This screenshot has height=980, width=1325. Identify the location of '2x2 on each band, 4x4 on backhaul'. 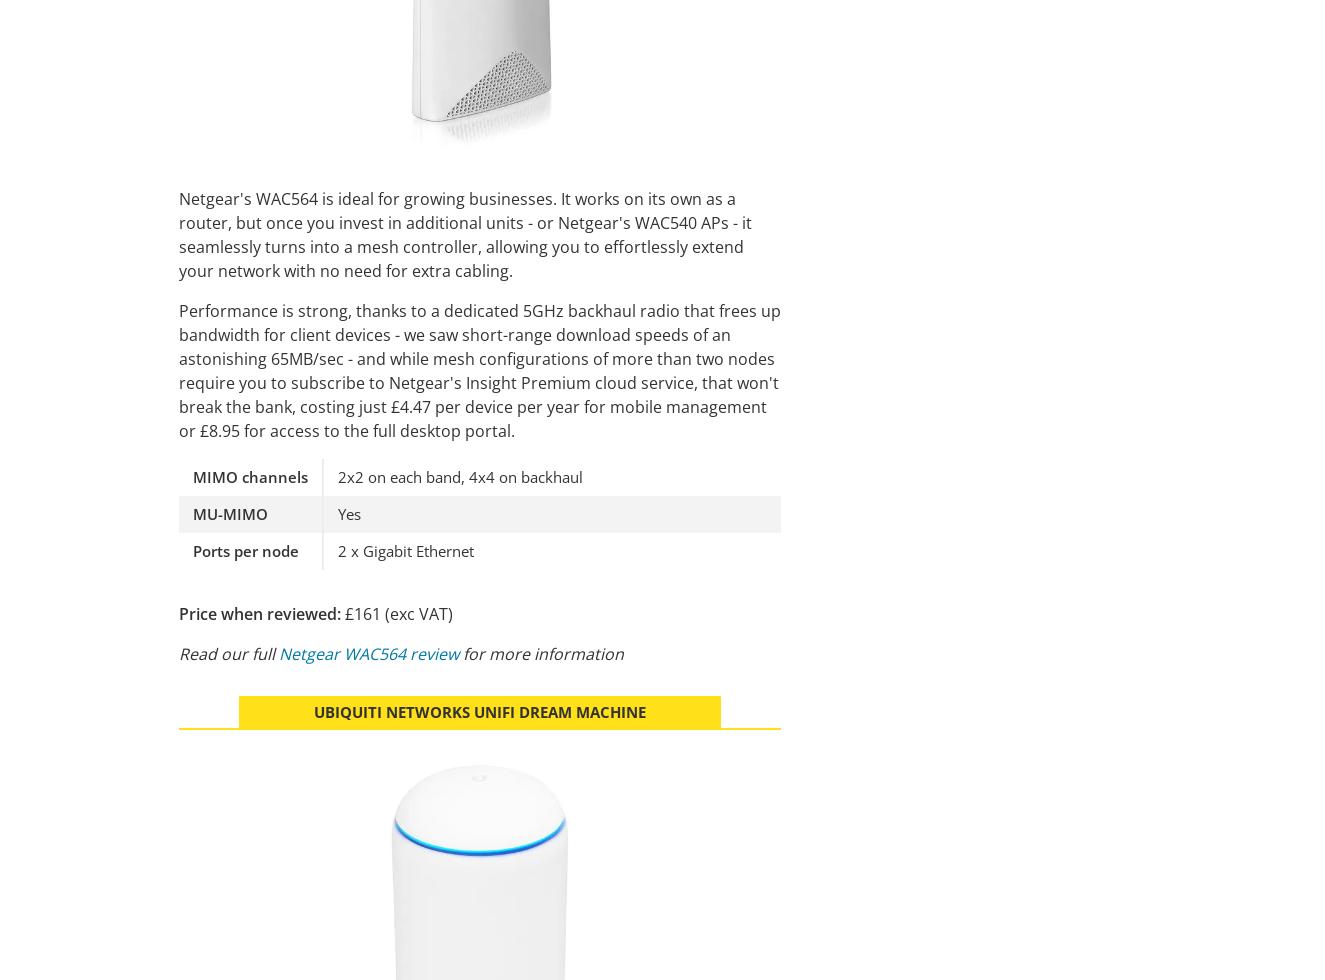
(459, 476).